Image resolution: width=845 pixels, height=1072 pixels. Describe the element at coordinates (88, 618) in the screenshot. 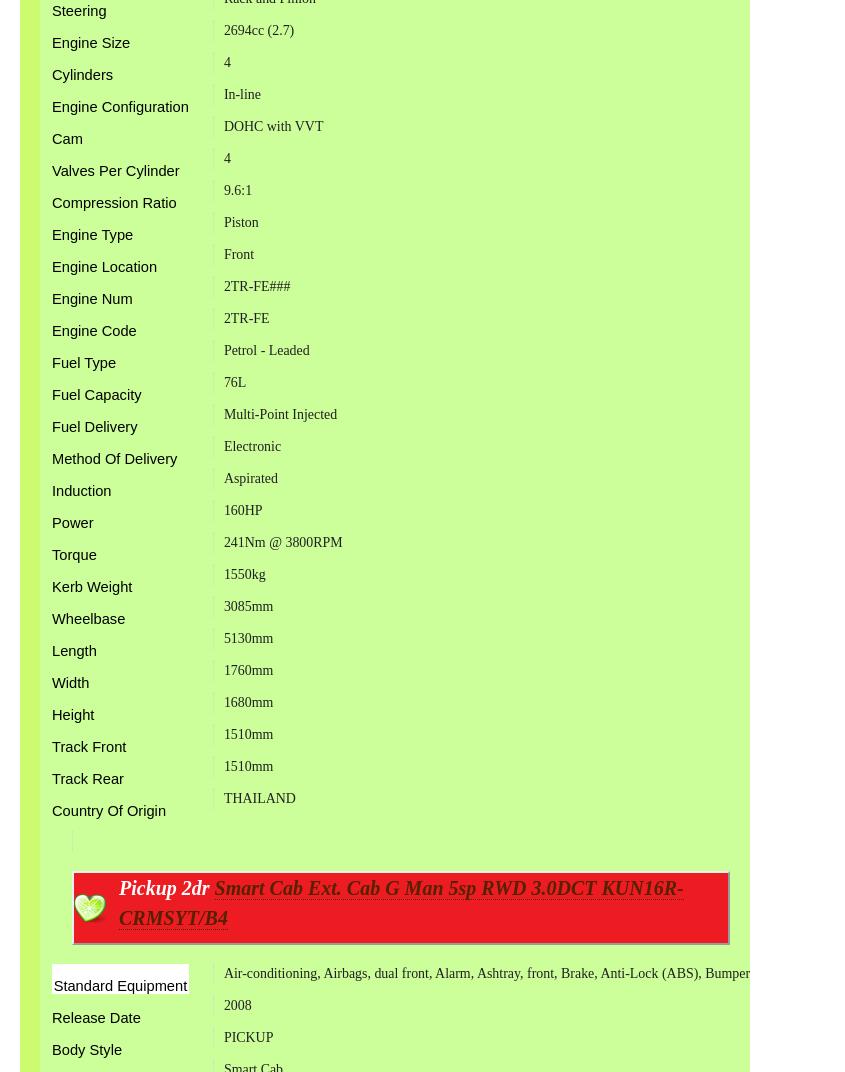

I see `'Wheelbase'` at that location.